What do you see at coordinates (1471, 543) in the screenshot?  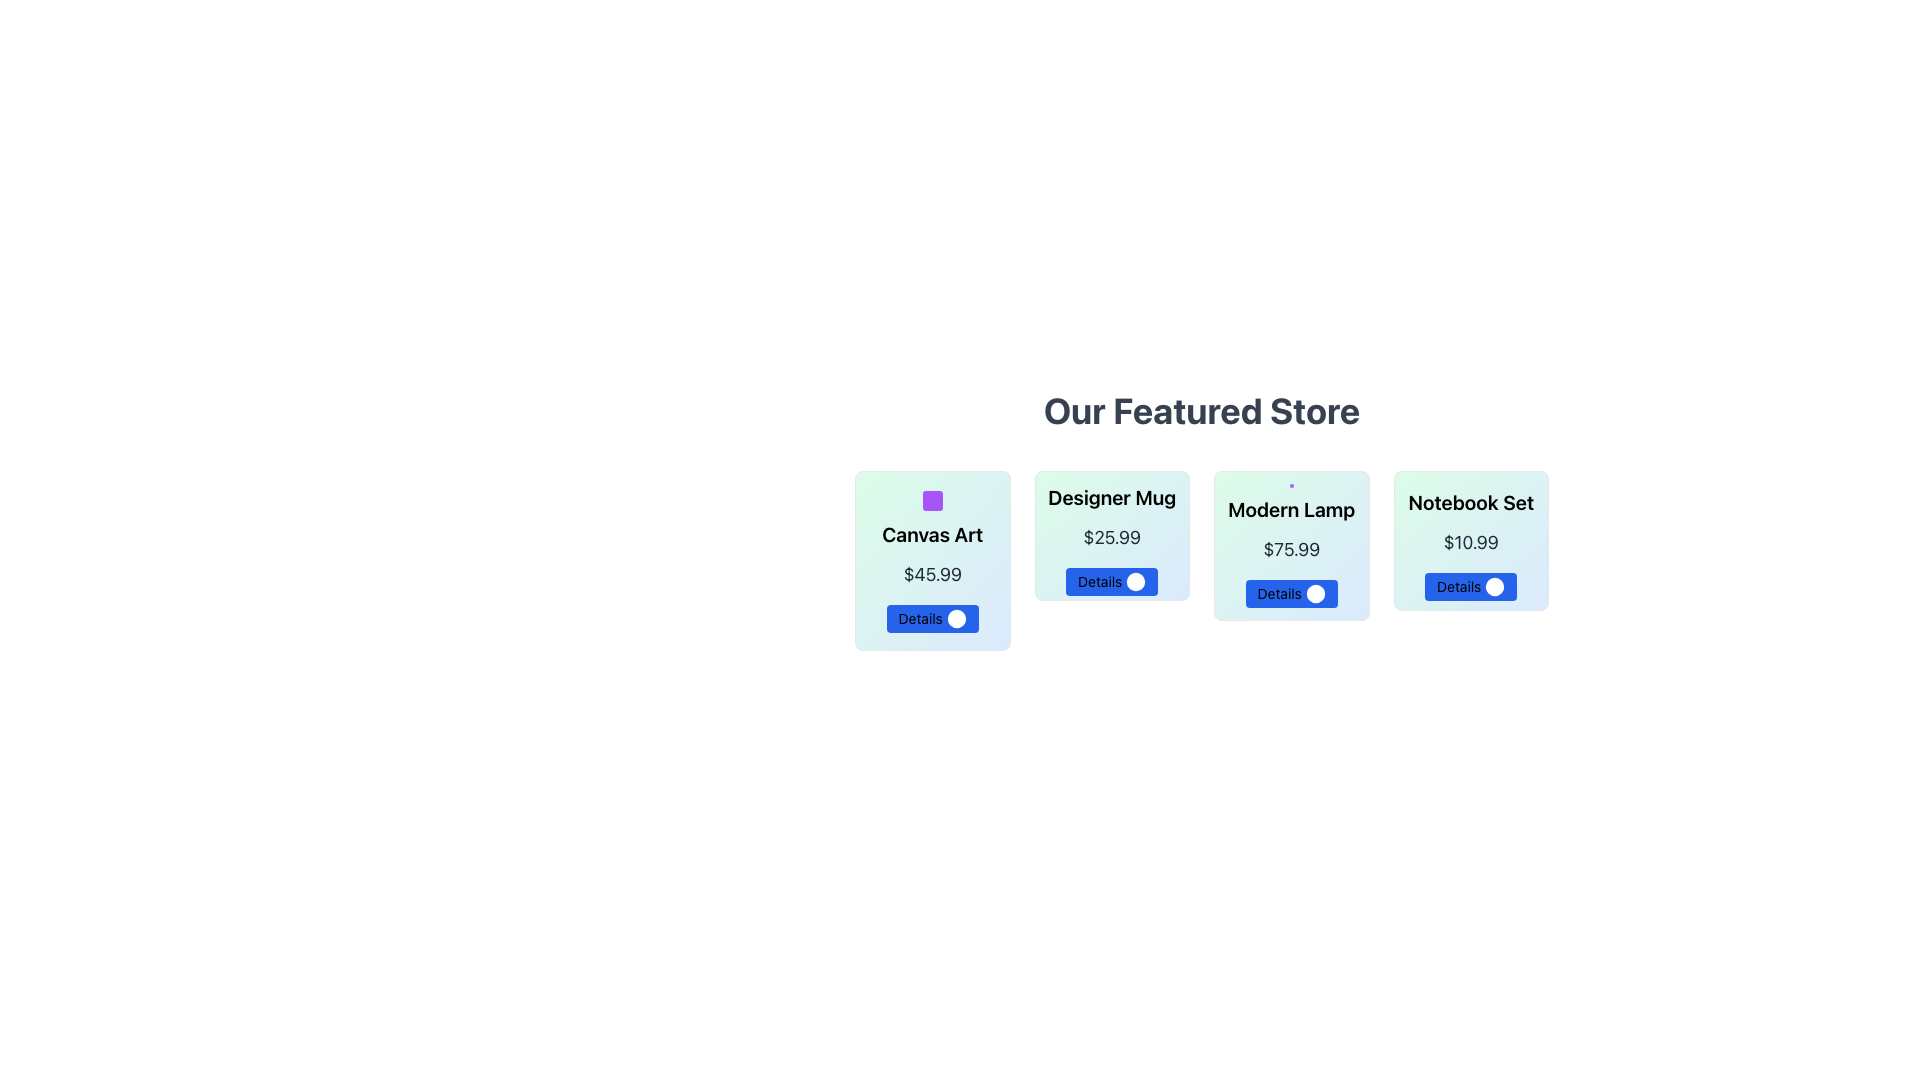 I see `price text label displaying '$10.99' located centrally in the Notebook Set section, positioned between the title 'Notebook Set' and the 'Details' button` at bounding box center [1471, 543].